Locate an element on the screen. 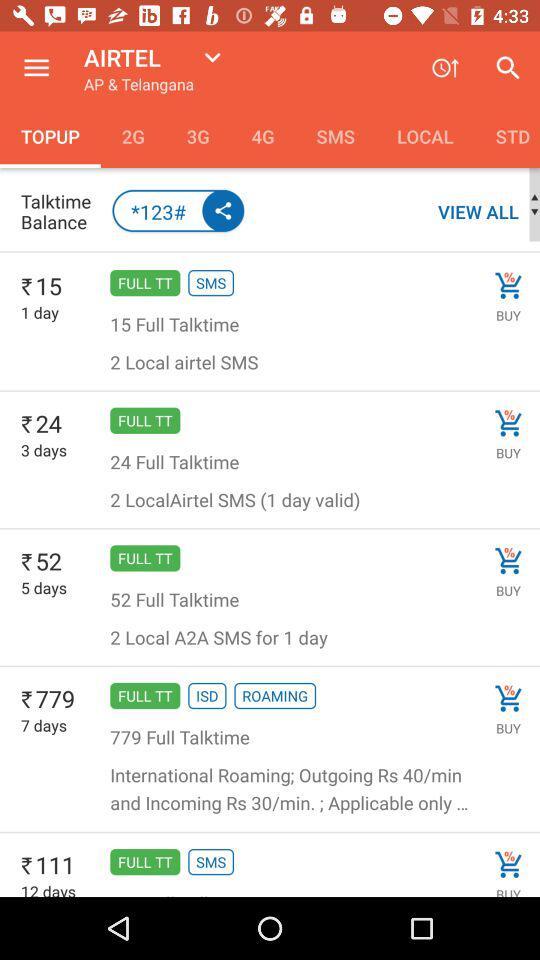  icon to the right of topup item is located at coordinates (133, 135).